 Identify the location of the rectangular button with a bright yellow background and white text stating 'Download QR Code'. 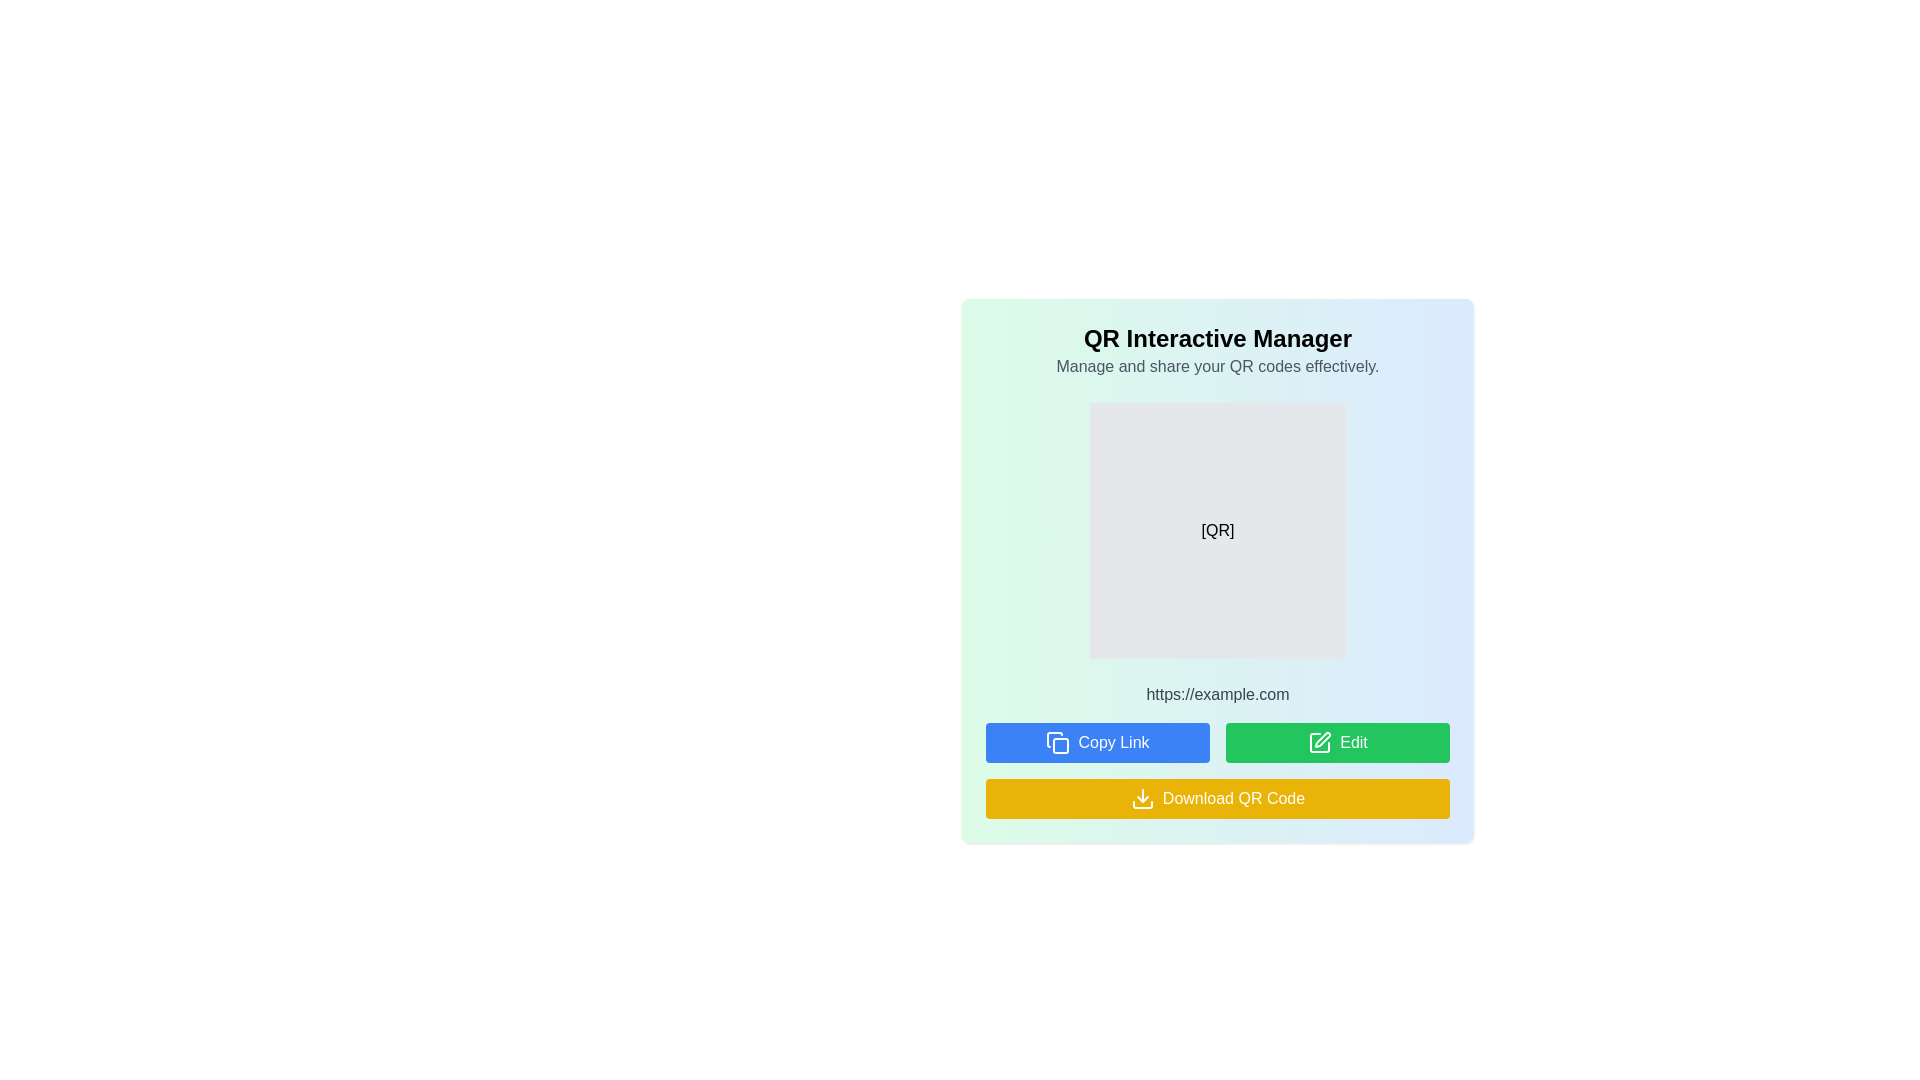
(1217, 797).